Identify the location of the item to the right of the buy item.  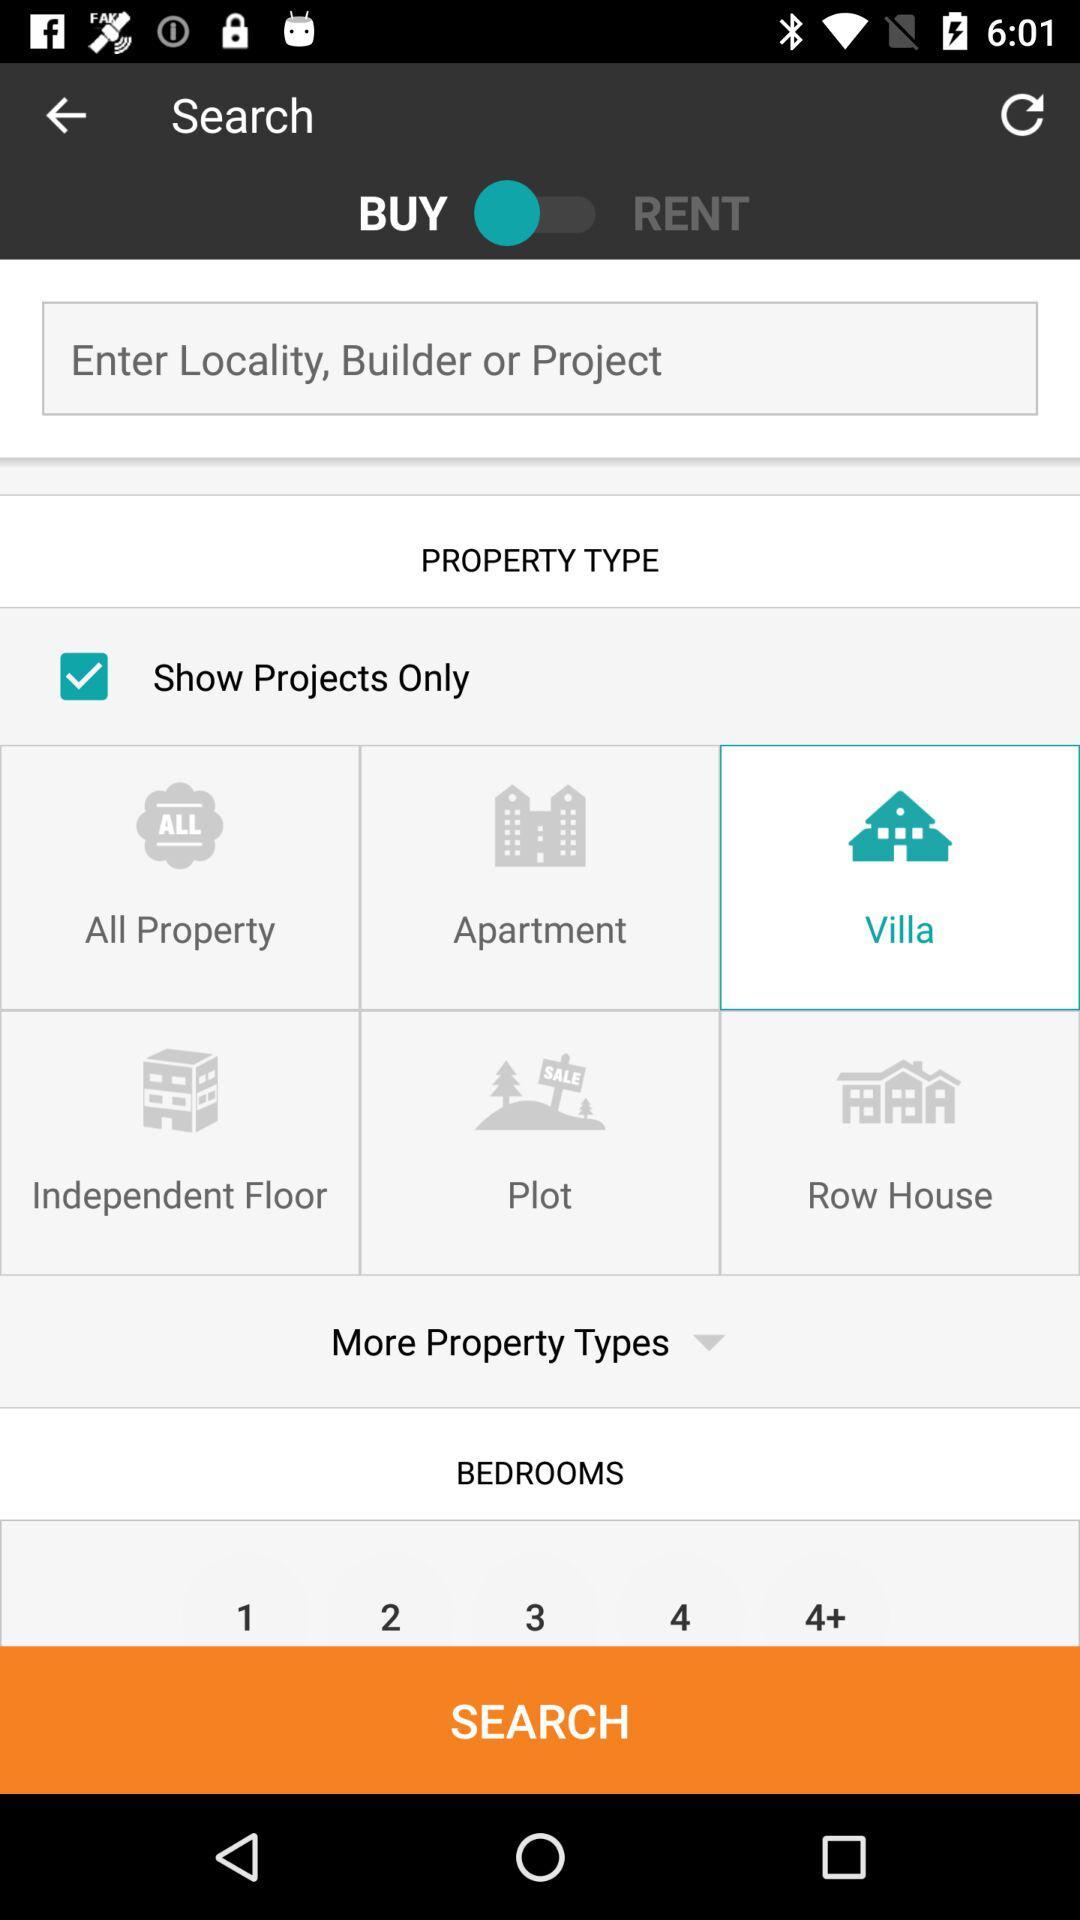
(540, 212).